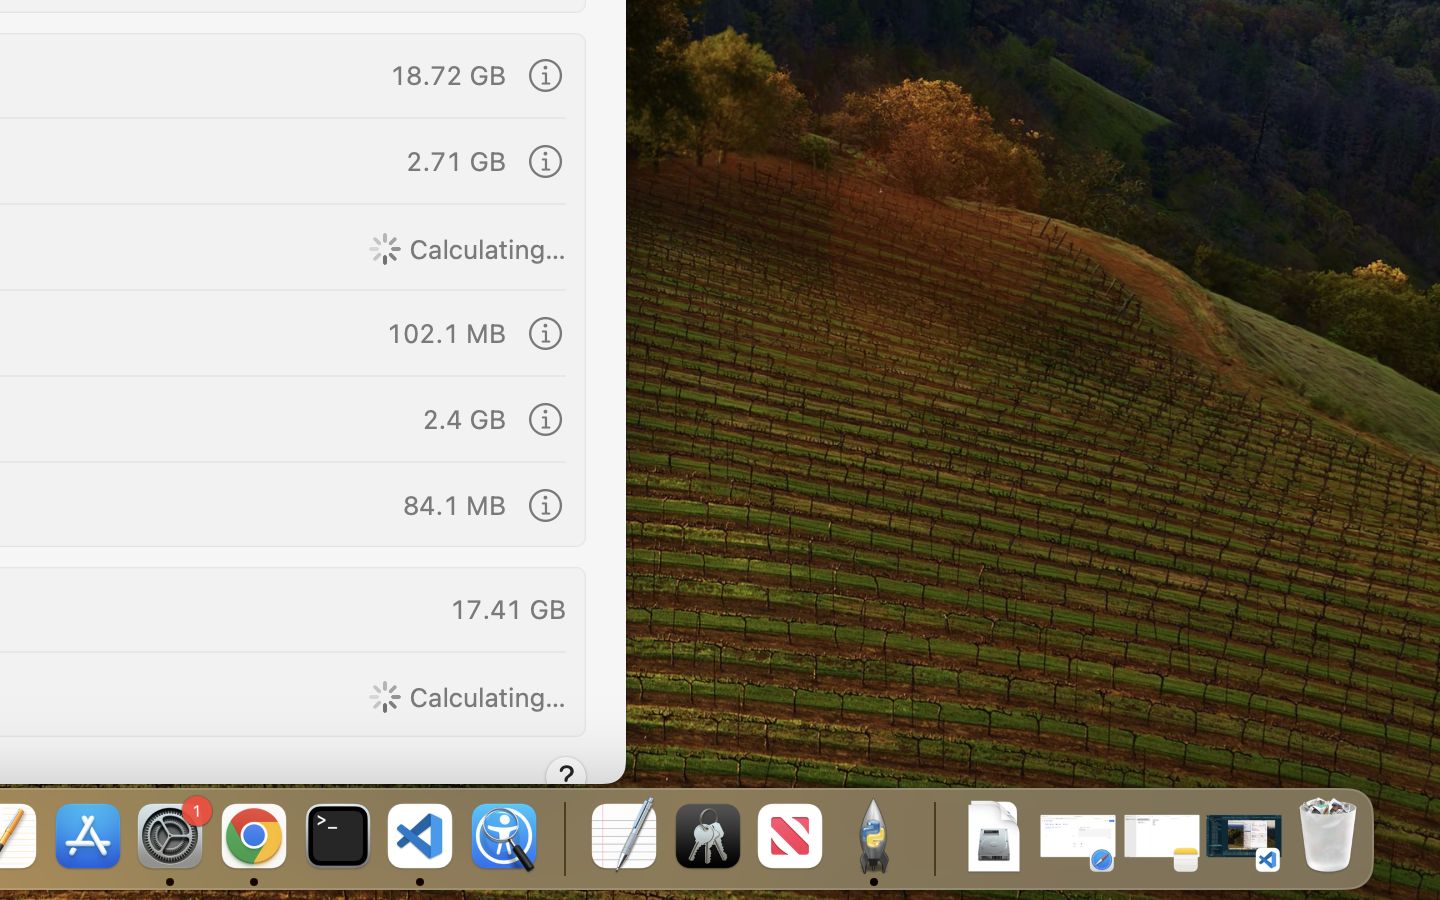  Describe the element at coordinates (463, 417) in the screenshot. I see `'2.4 GB'` at that location.